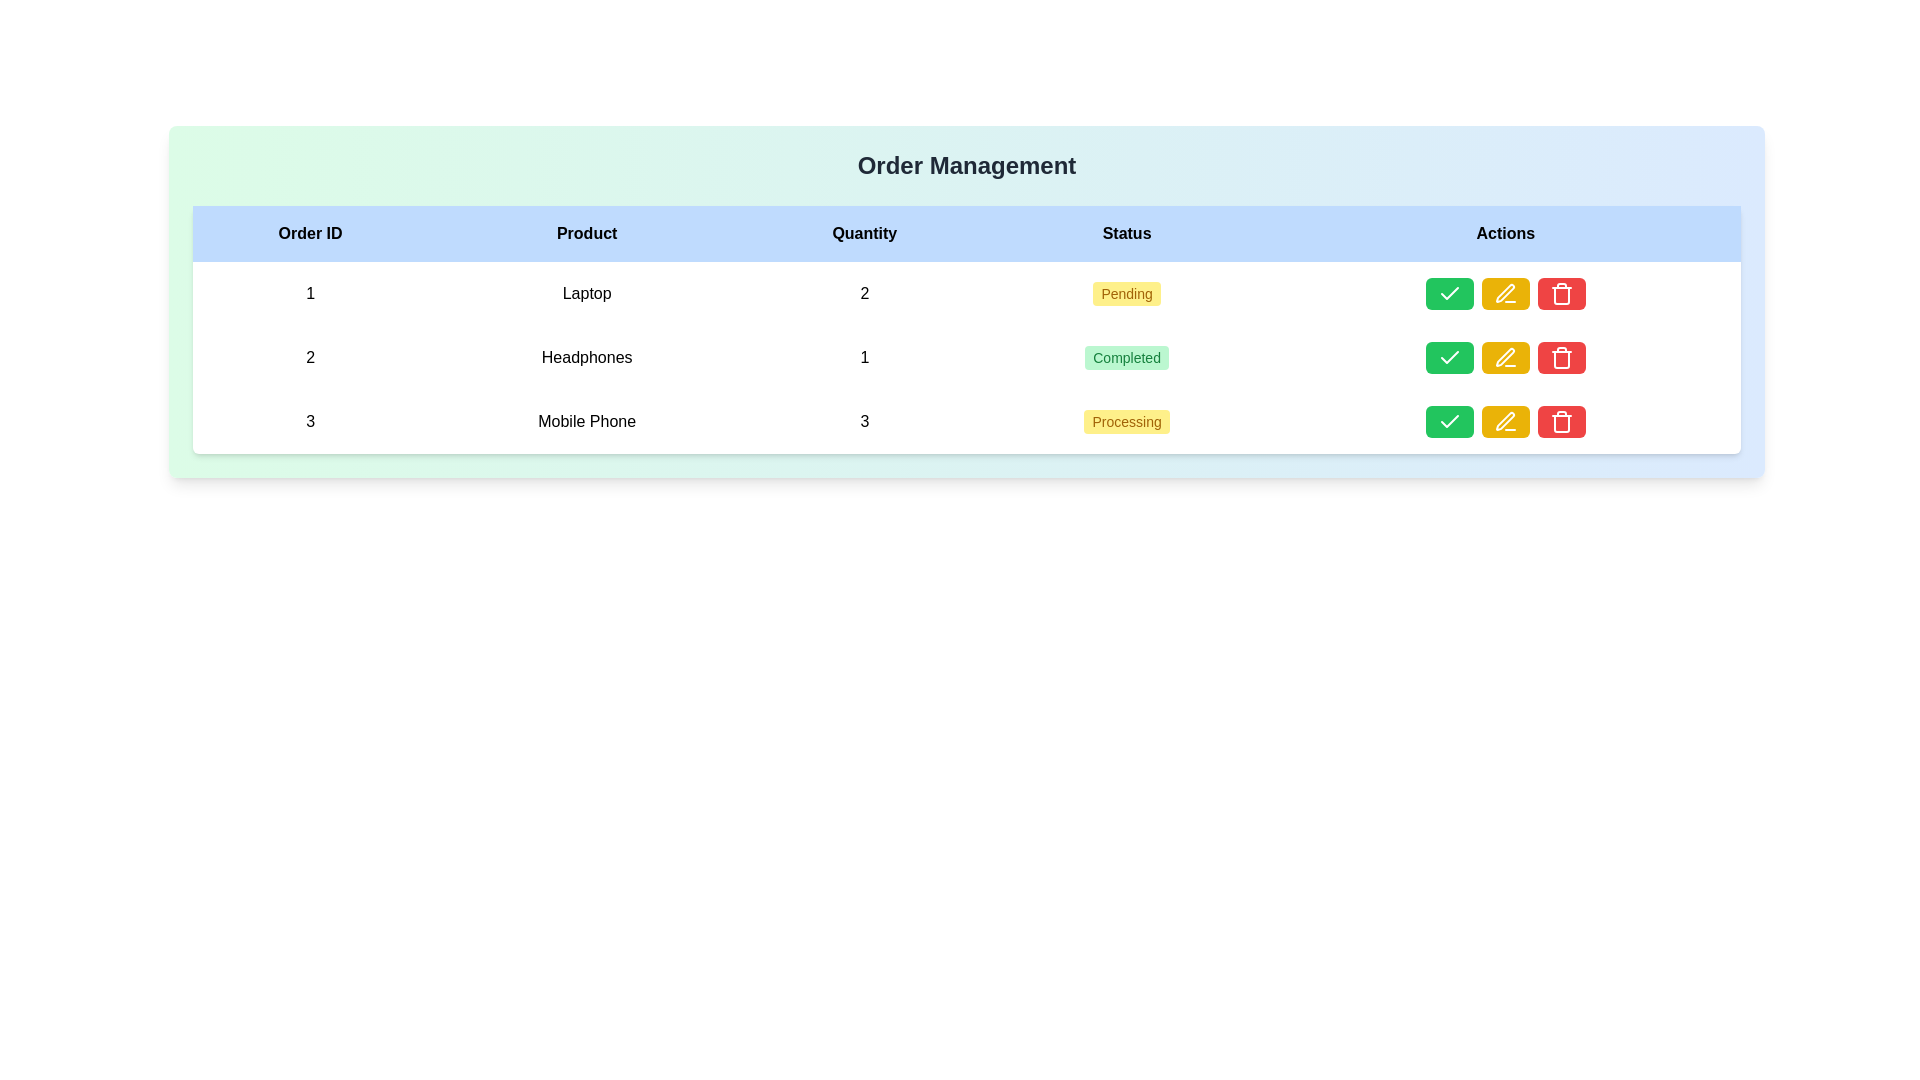 This screenshot has height=1080, width=1920. Describe the element at coordinates (309, 420) in the screenshot. I see `the number '3' displayed in the 'Order ID' column of the 'Order Management' table for the 'Mobile Phone' entry` at that location.